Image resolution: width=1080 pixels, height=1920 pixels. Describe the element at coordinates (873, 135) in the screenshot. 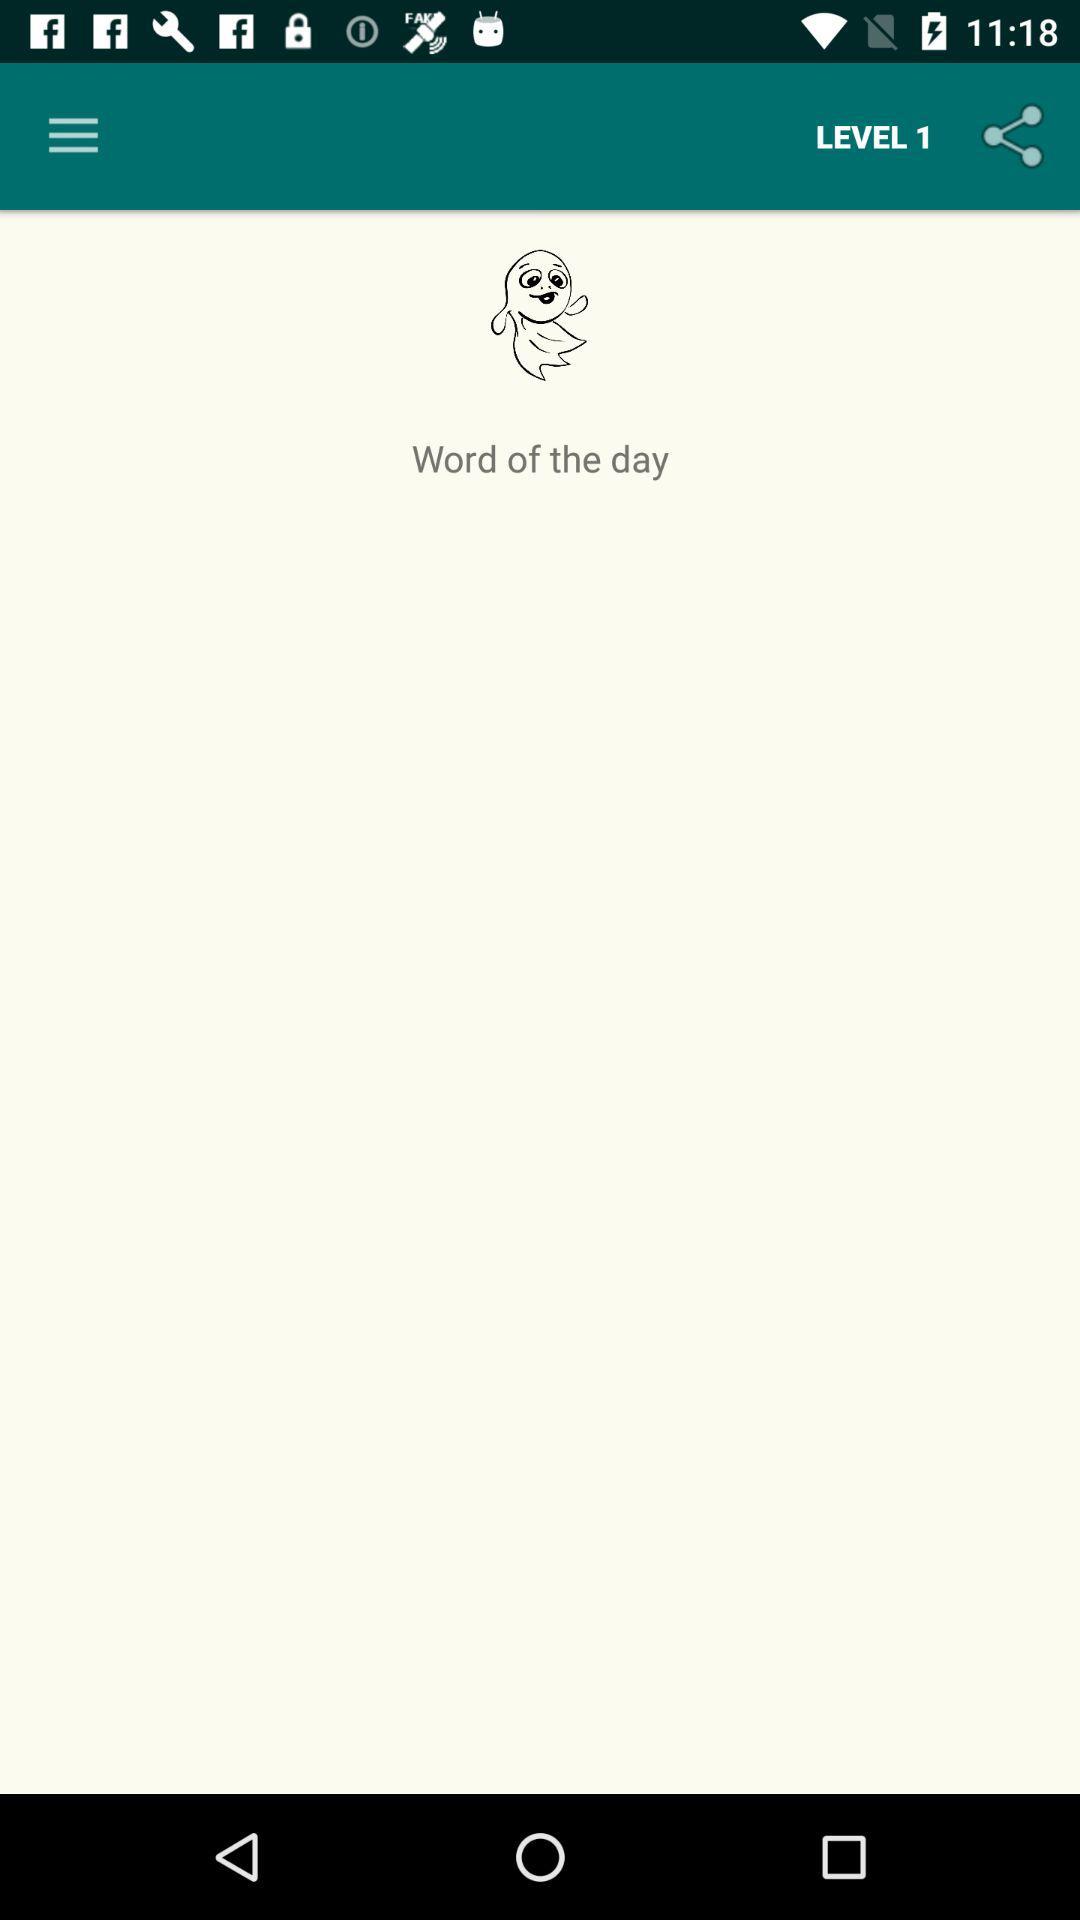

I see `the level 1 icon` at that location.